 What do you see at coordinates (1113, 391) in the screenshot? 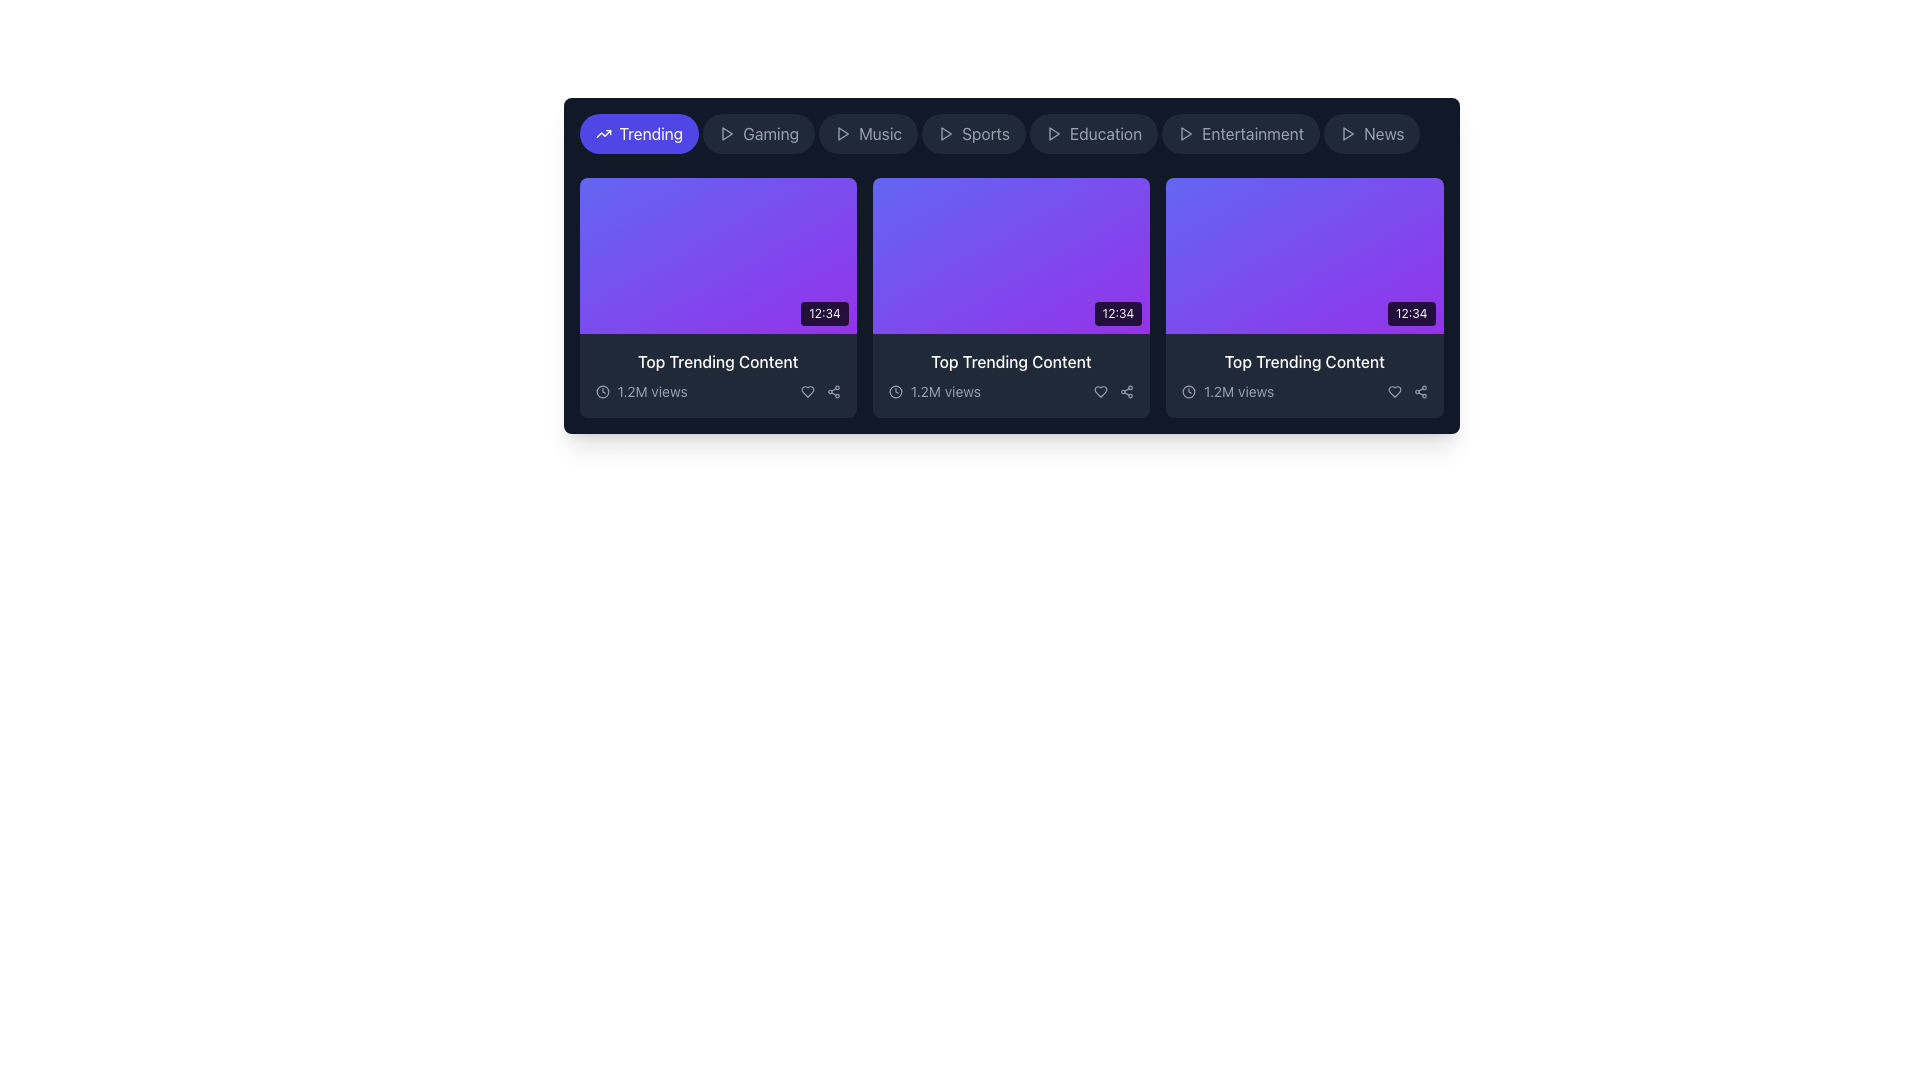
I see `the heart-shaped icon in the interactive icons group located in the bottom-right corner of the middle card under the video title and view count to like the content` at bounding box center [1113, 391].